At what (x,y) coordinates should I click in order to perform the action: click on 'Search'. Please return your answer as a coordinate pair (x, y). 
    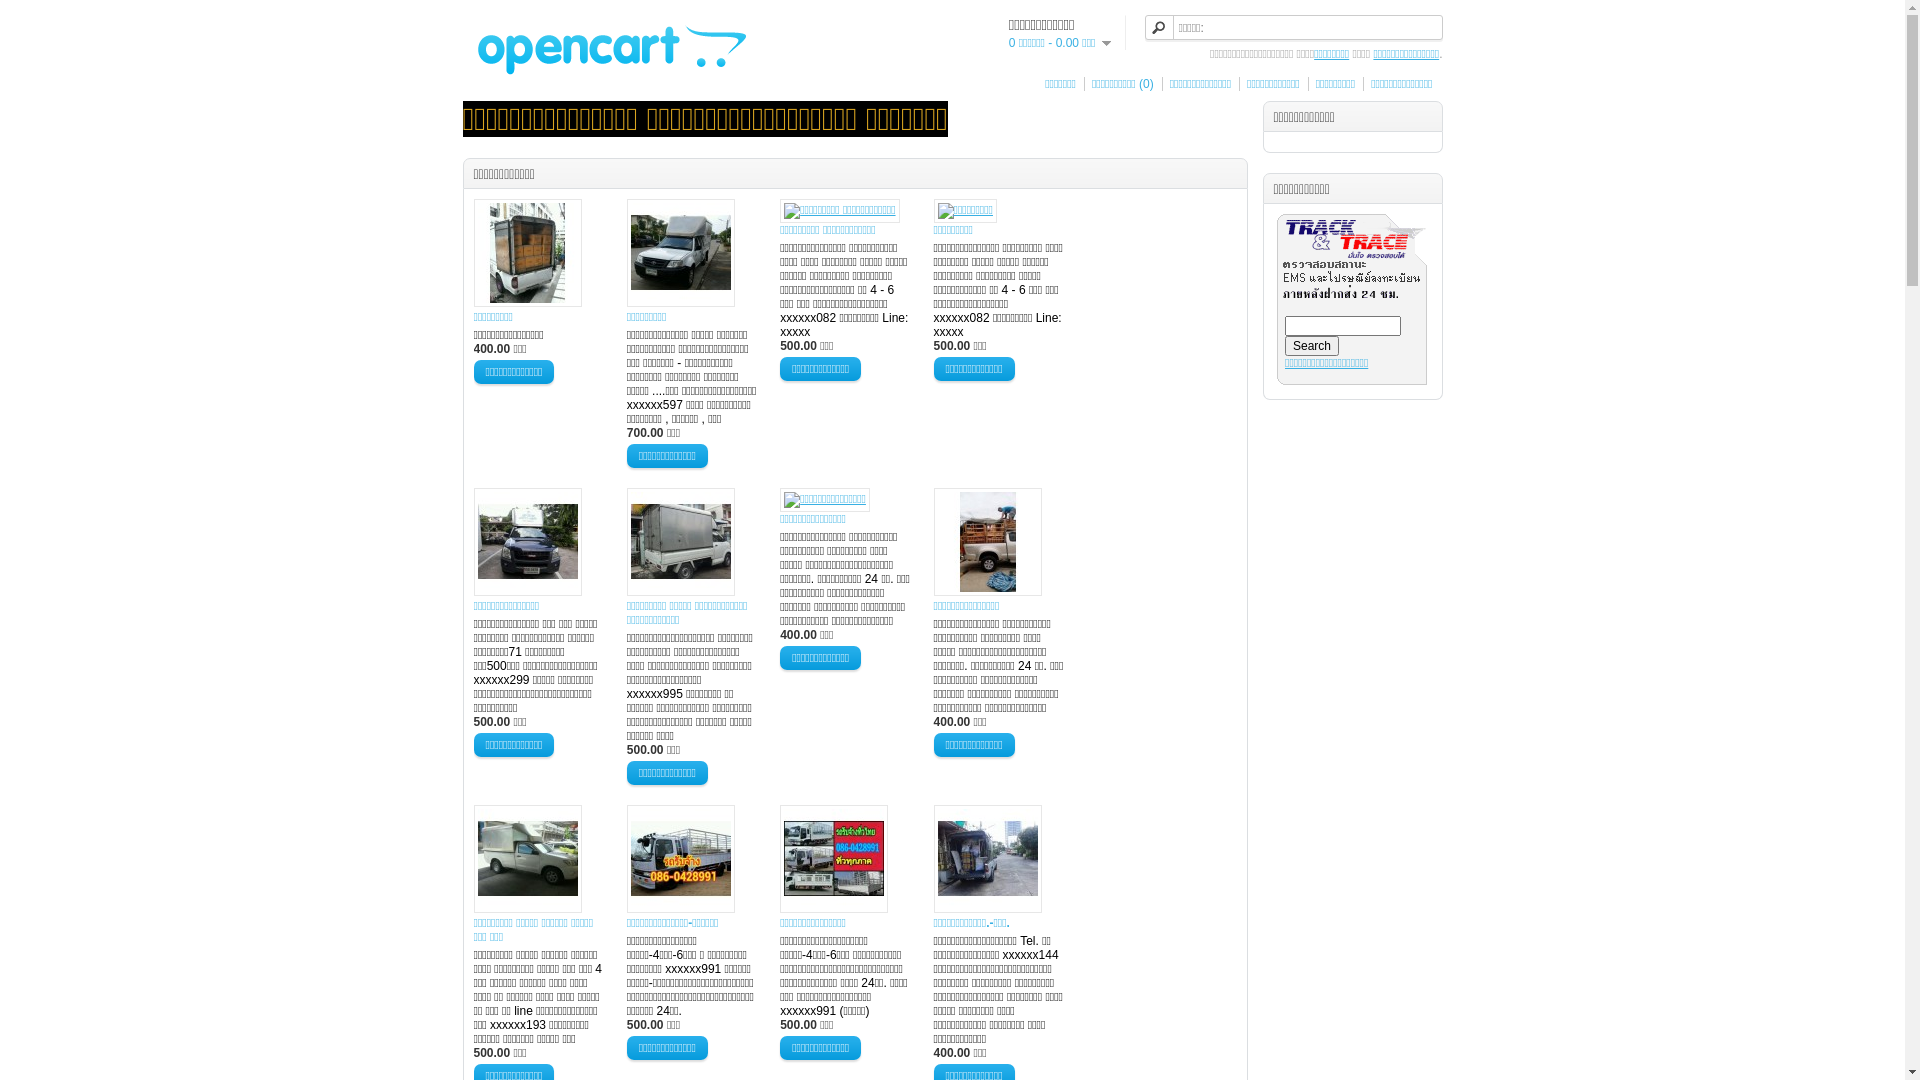
    Looking at the image, I should click on (1285, 345).